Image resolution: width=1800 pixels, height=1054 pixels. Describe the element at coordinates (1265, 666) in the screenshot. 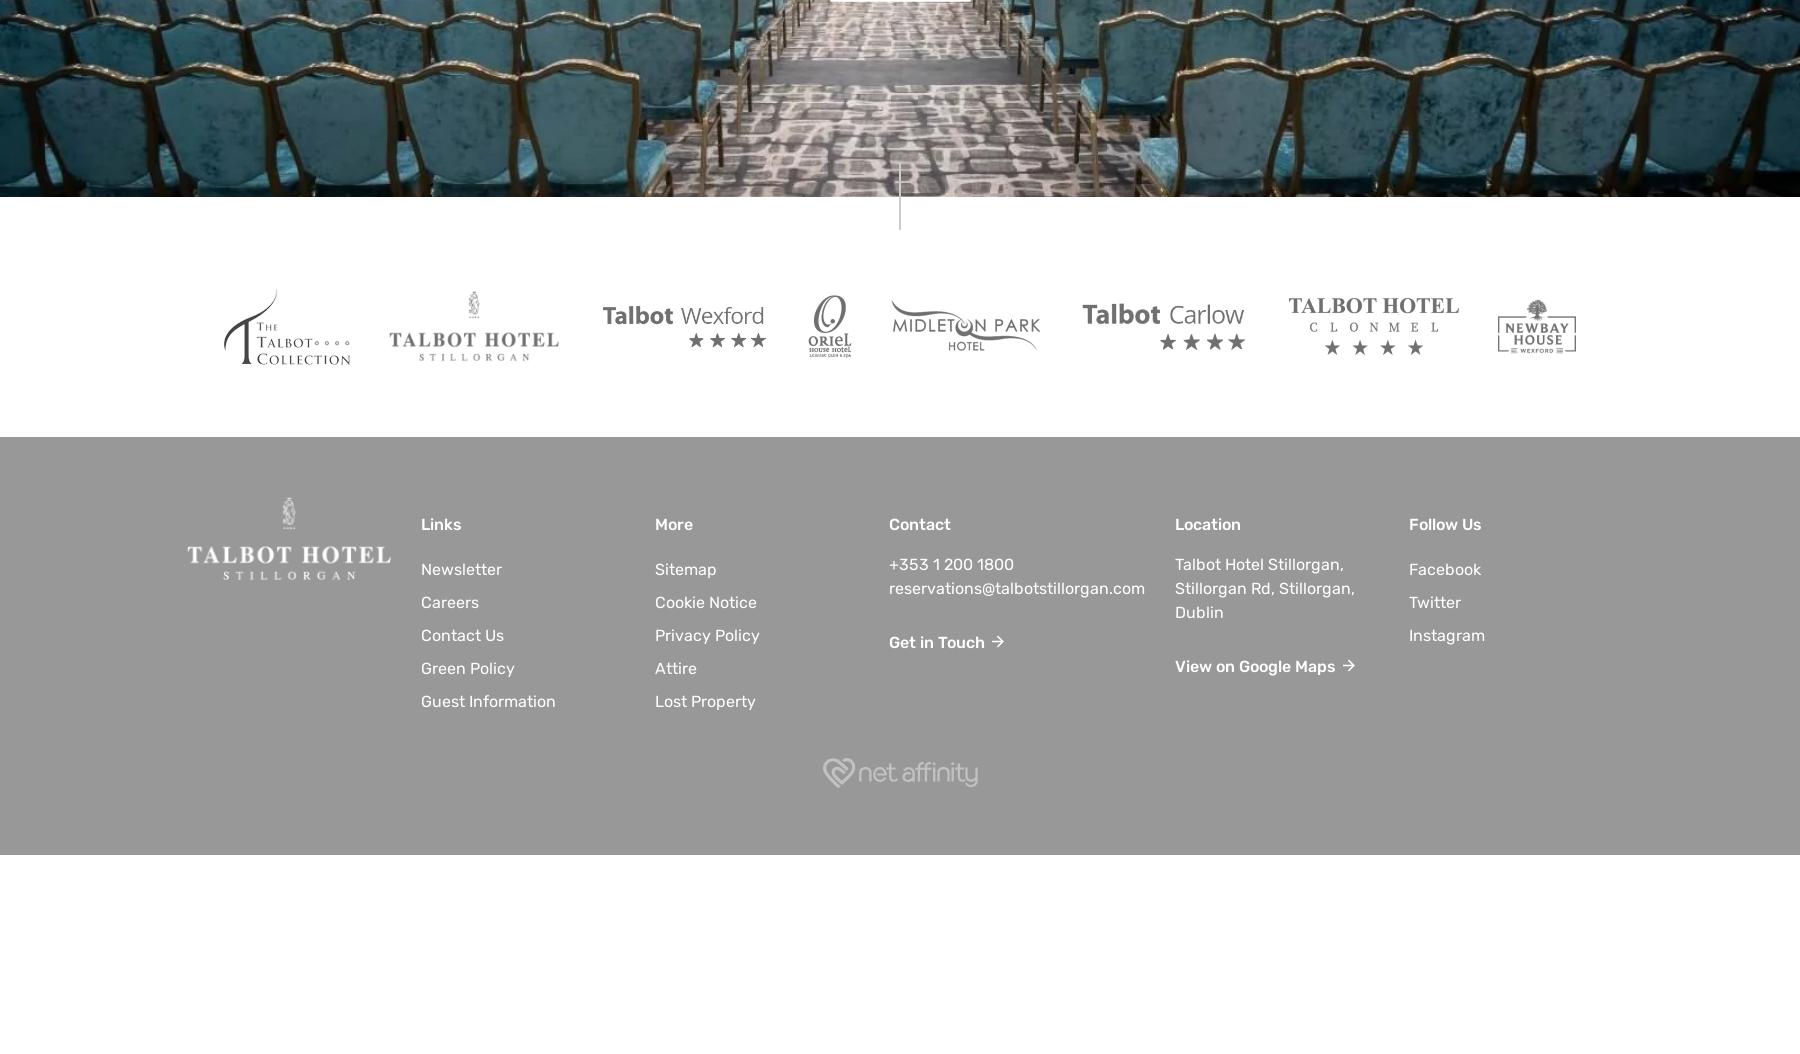

I see `'Google'` at that location.